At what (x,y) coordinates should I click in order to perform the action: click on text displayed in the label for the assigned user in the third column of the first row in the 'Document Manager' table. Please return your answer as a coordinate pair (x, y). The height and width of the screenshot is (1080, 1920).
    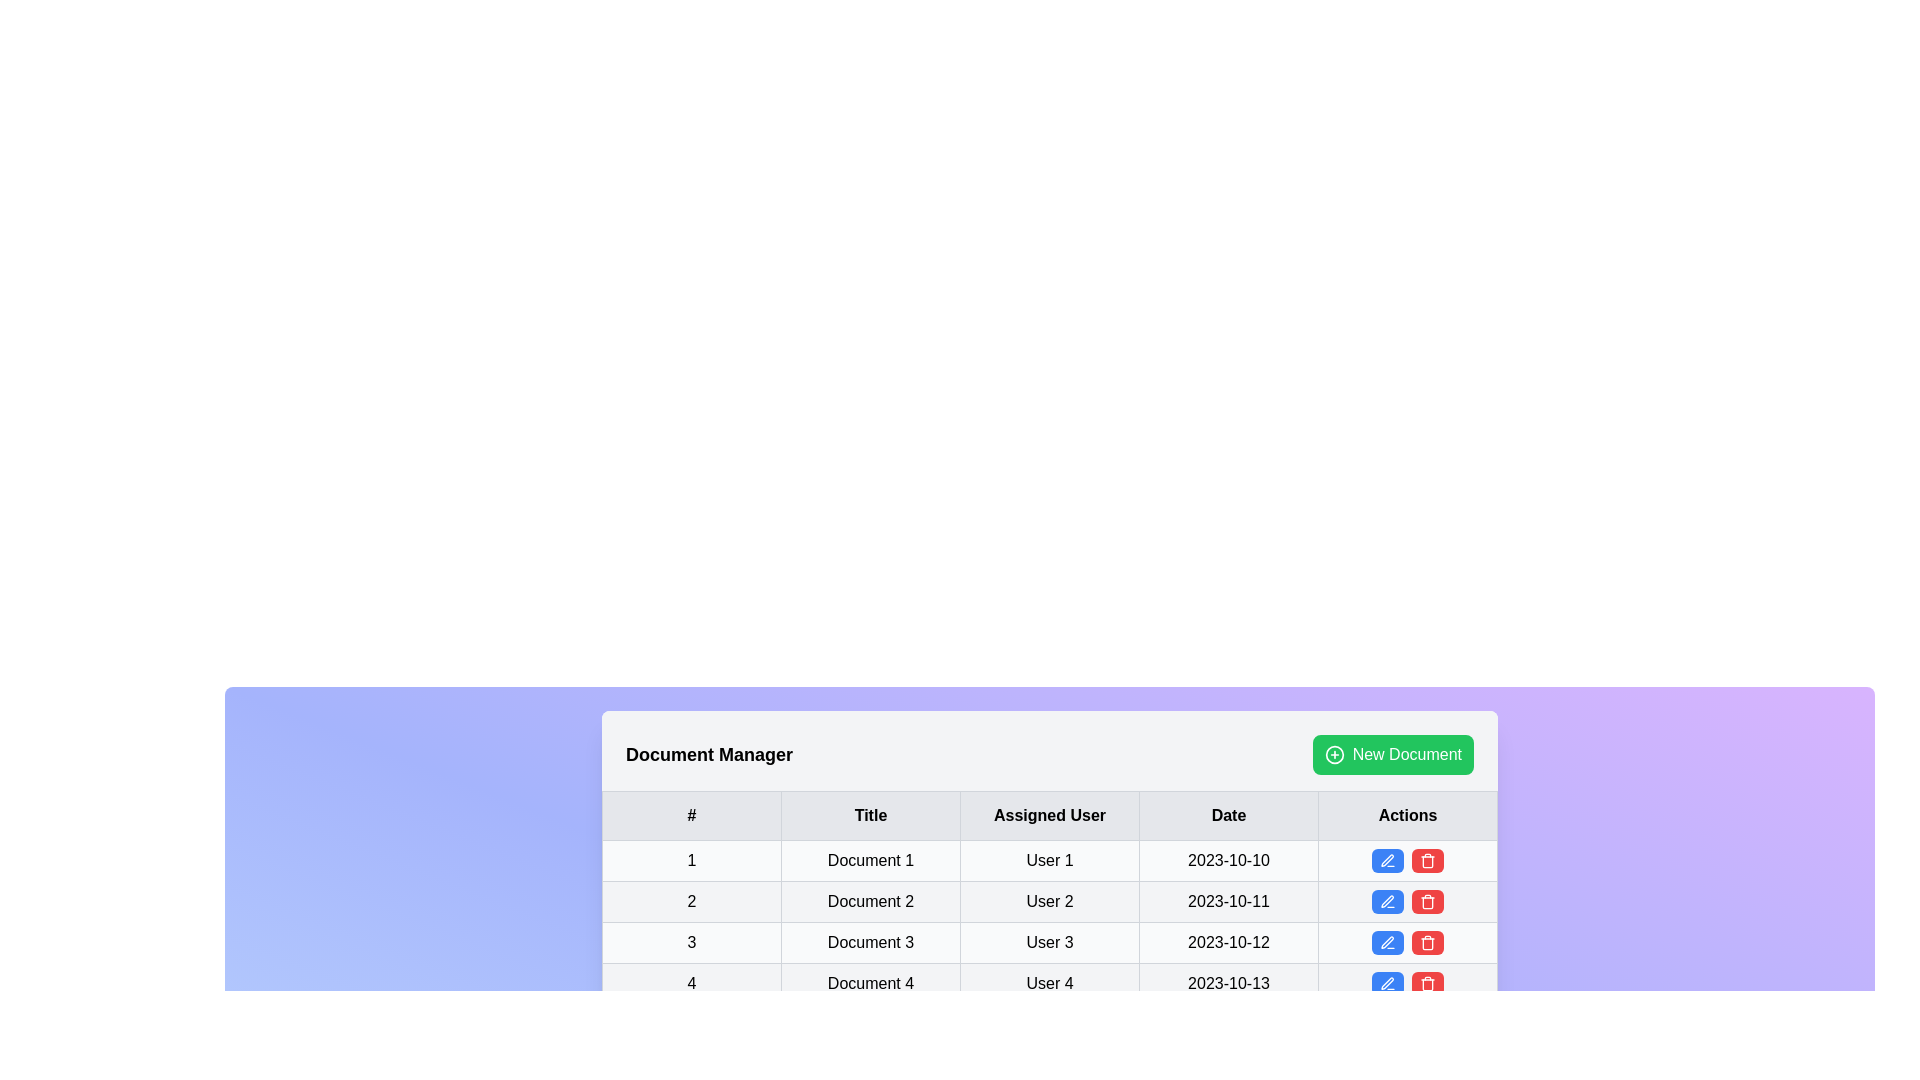
    Looking at the image, I should click on (1049, 859).